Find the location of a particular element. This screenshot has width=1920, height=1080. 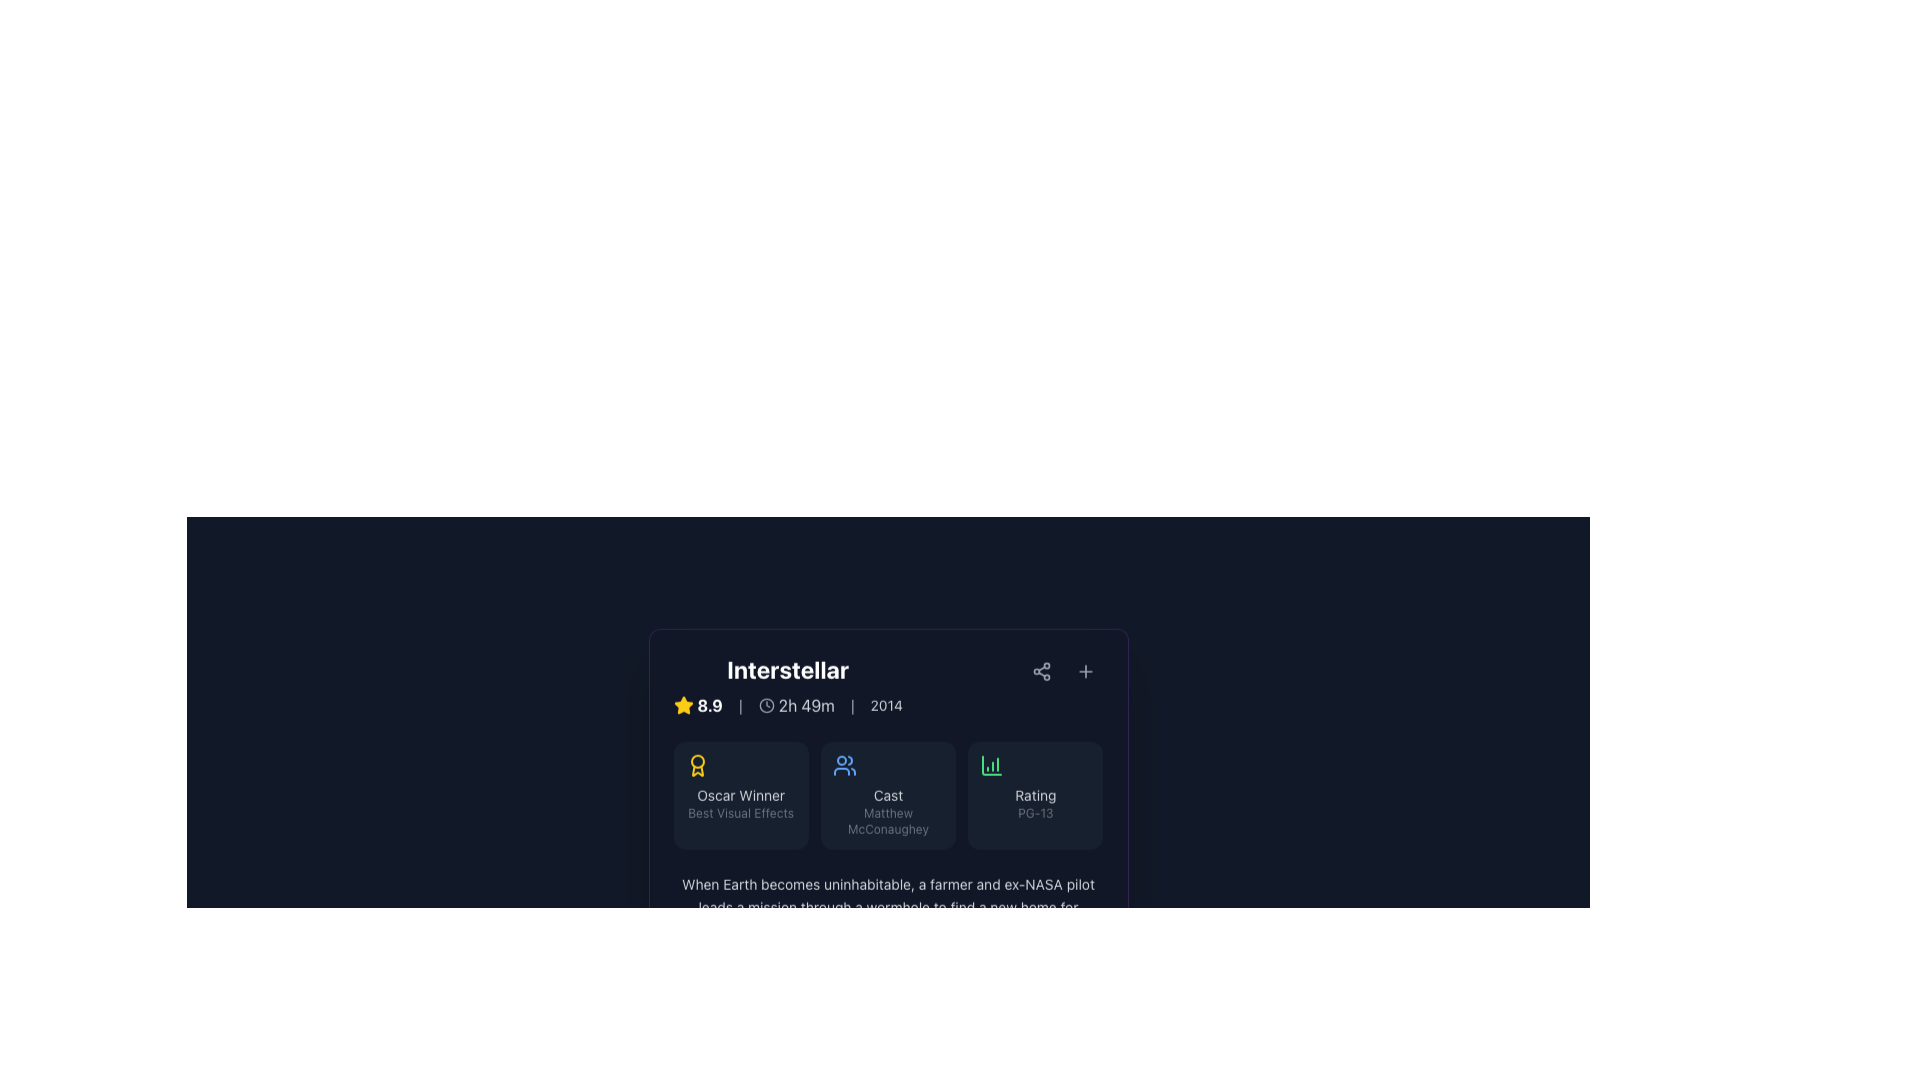

the 'add' button with the plus icon located at the top-right corner of the 'Interstellar' panel is located at coordinates (1084, 671).